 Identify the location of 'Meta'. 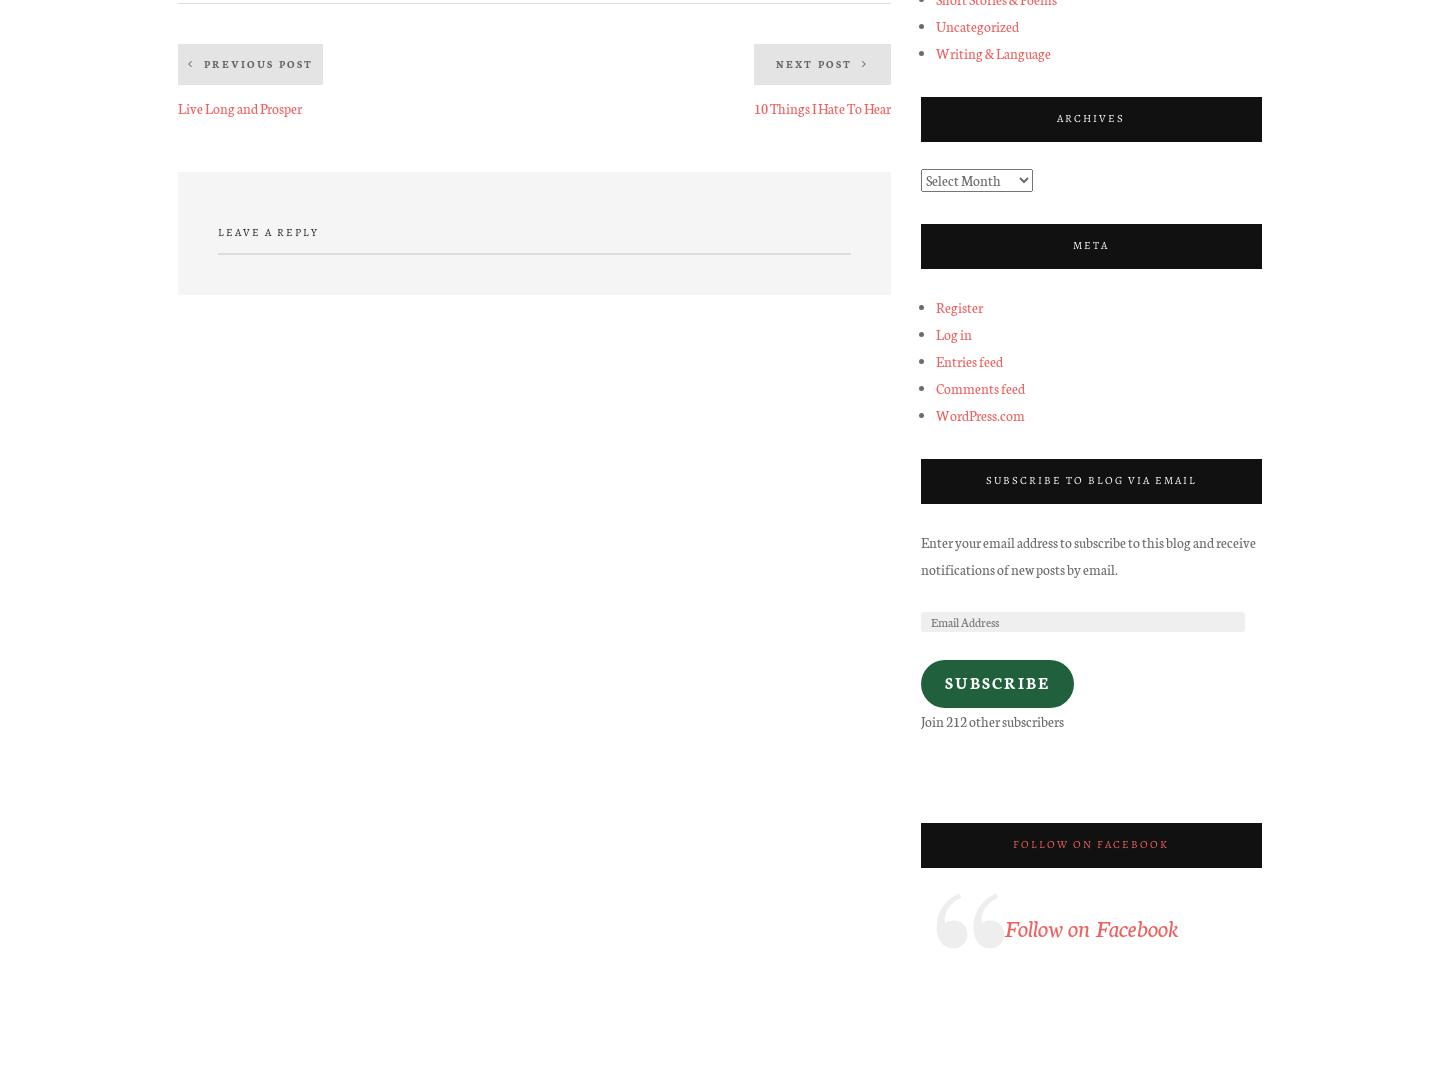
(1089, 243).